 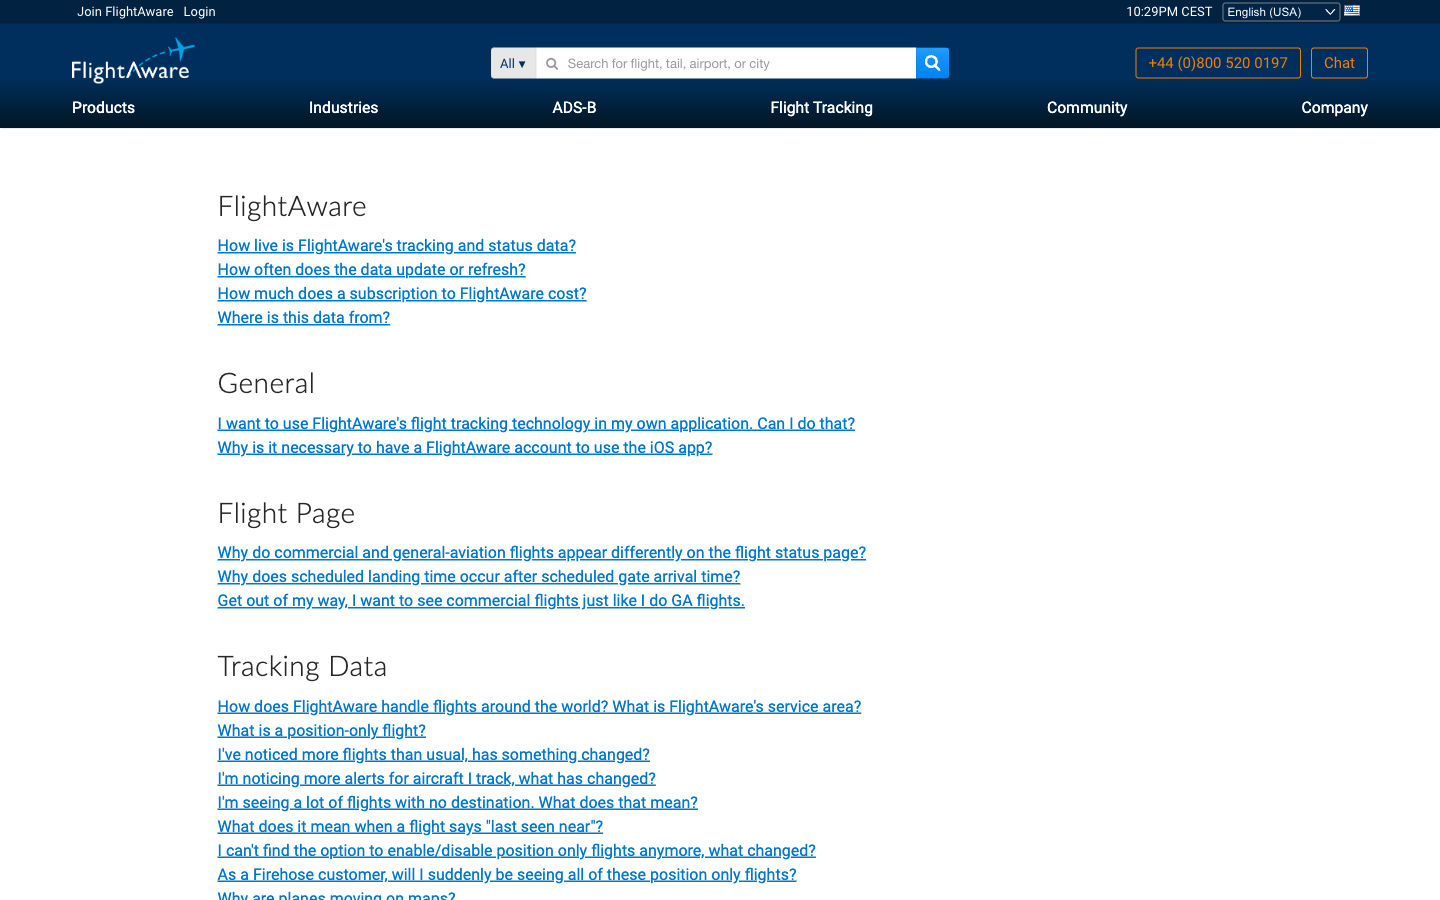 I want to click on Look for details on position-only flight, so click(x=321, y=729).